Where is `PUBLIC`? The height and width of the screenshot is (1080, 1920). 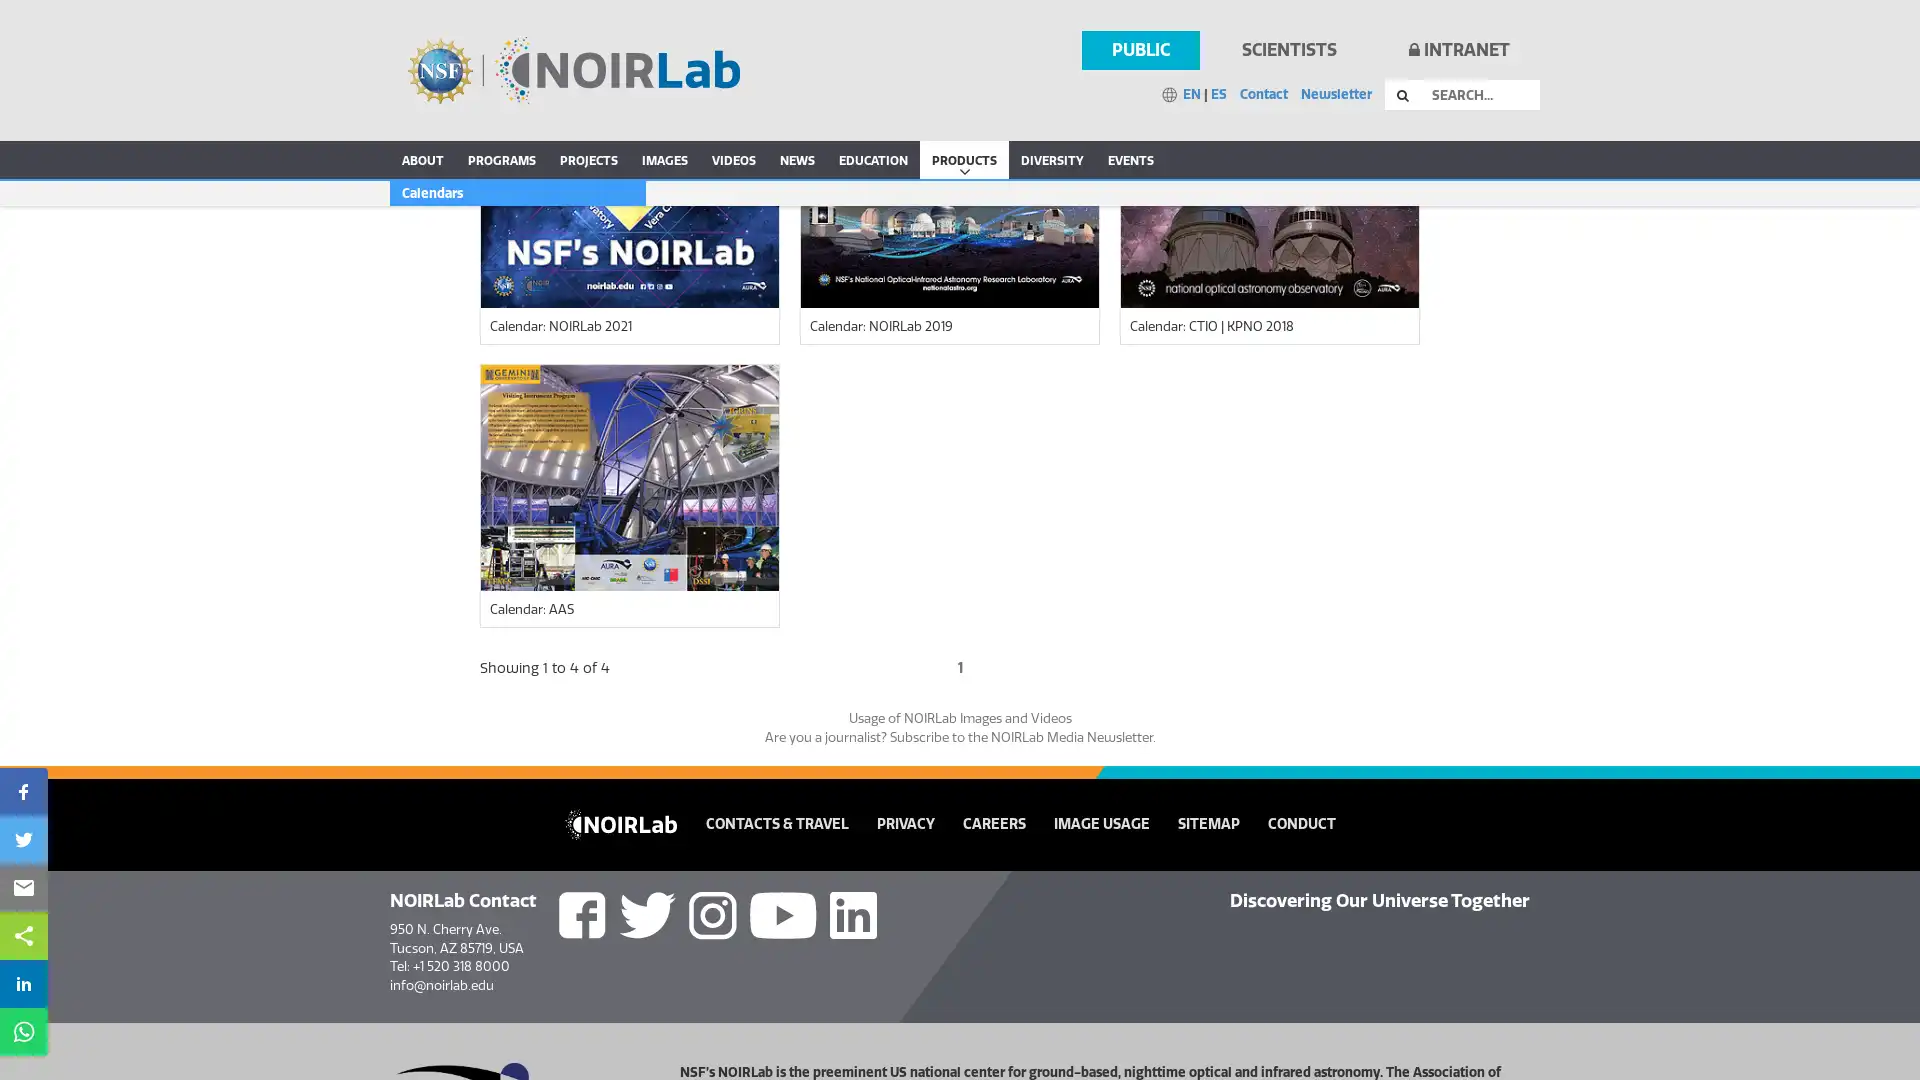 PUBLIC is located at coordinates (1140, 49).